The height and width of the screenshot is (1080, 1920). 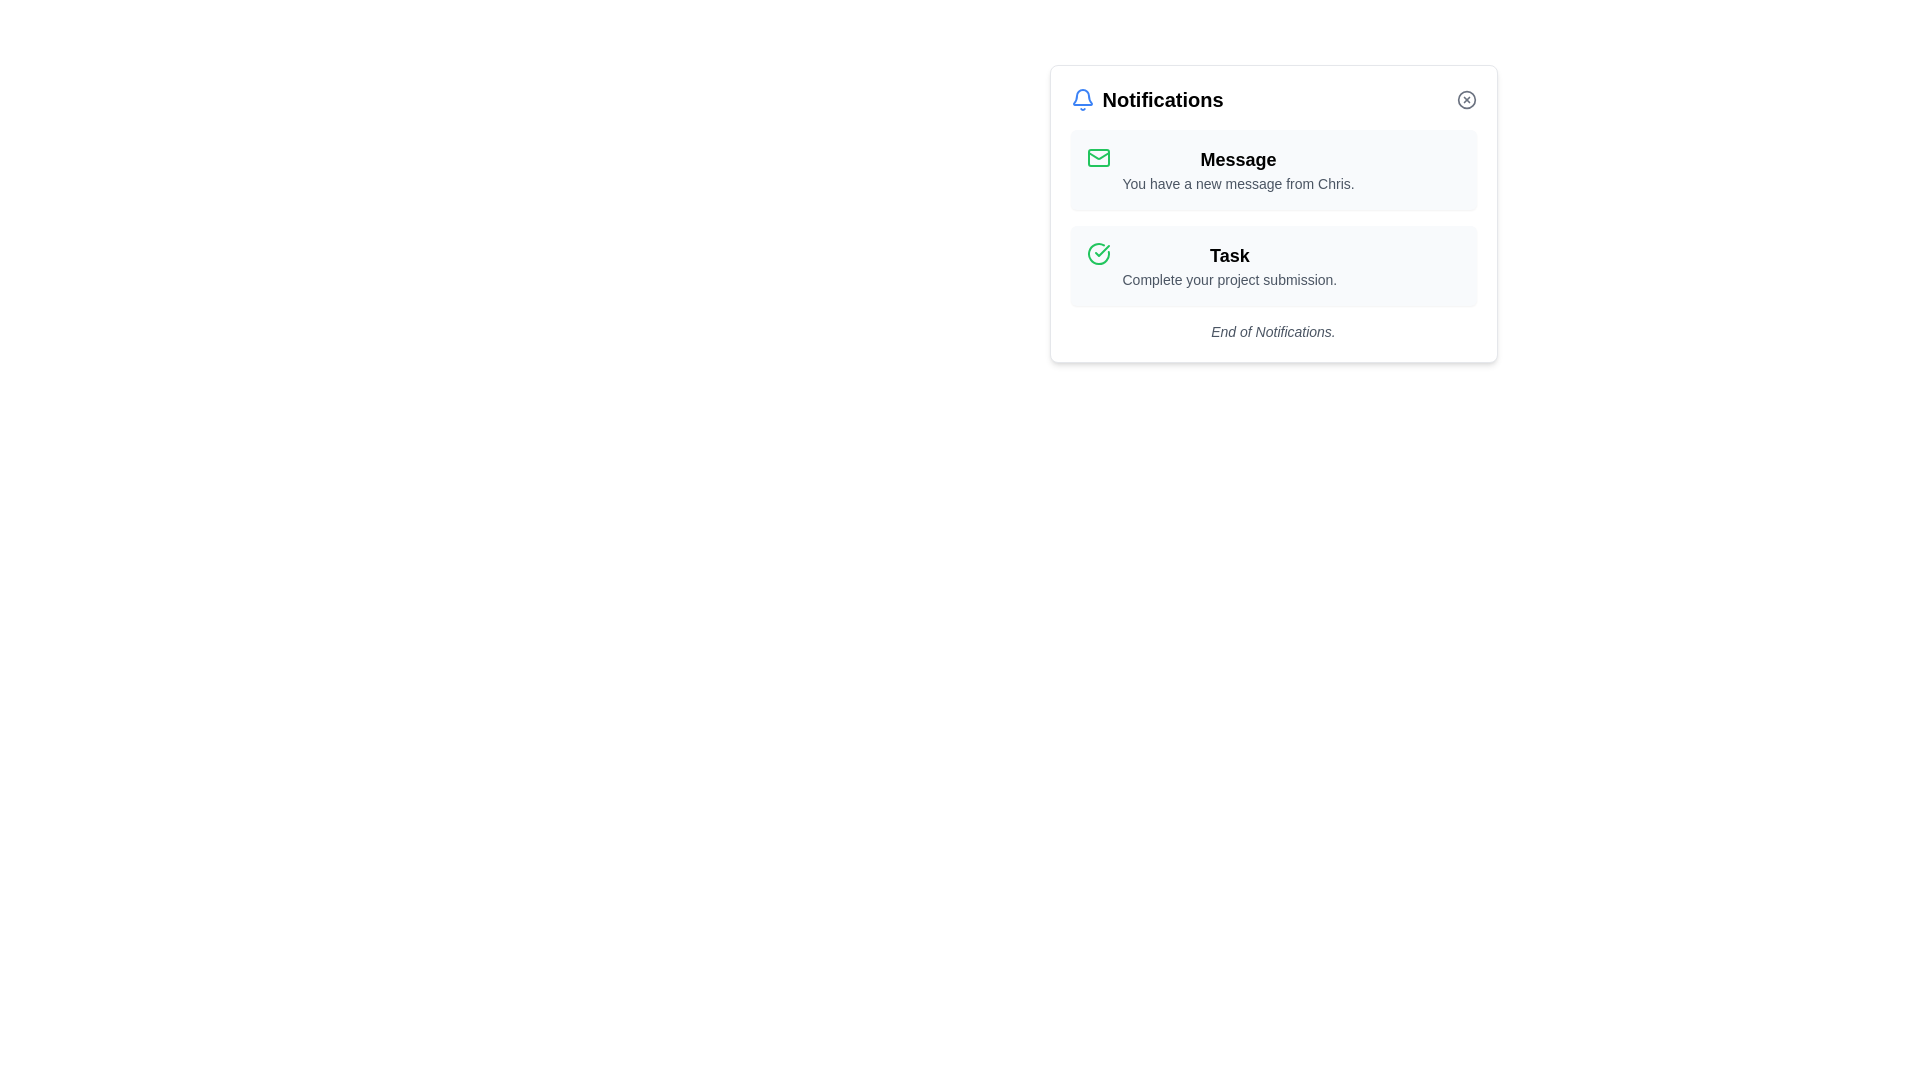 What do you see at coordinates (1163, 100) in the screenshot?
I see `the static text label indicating notifications, which is located near the top of the pop-up panel to the right of the bell icon` at bounding box center [1163, 100].